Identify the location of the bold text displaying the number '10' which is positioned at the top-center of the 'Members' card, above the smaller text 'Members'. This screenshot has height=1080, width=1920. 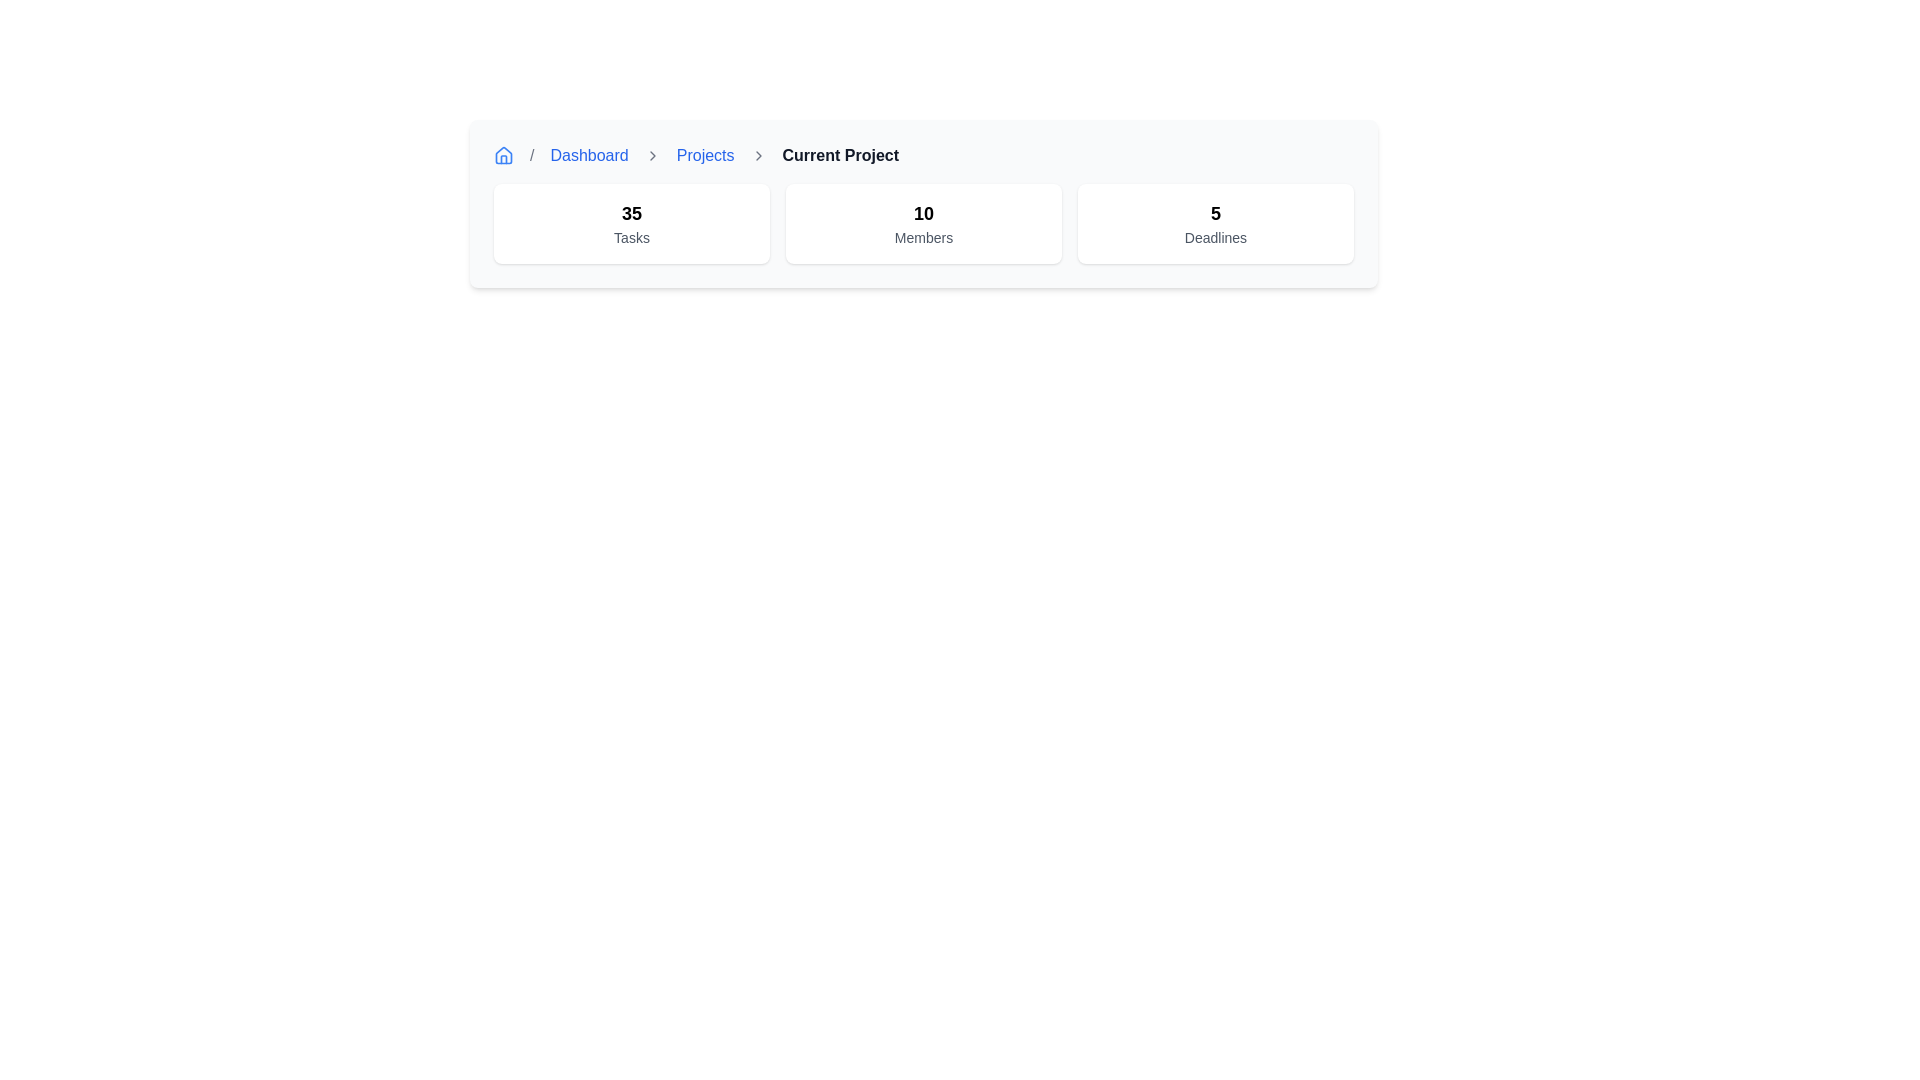
(923, 213).